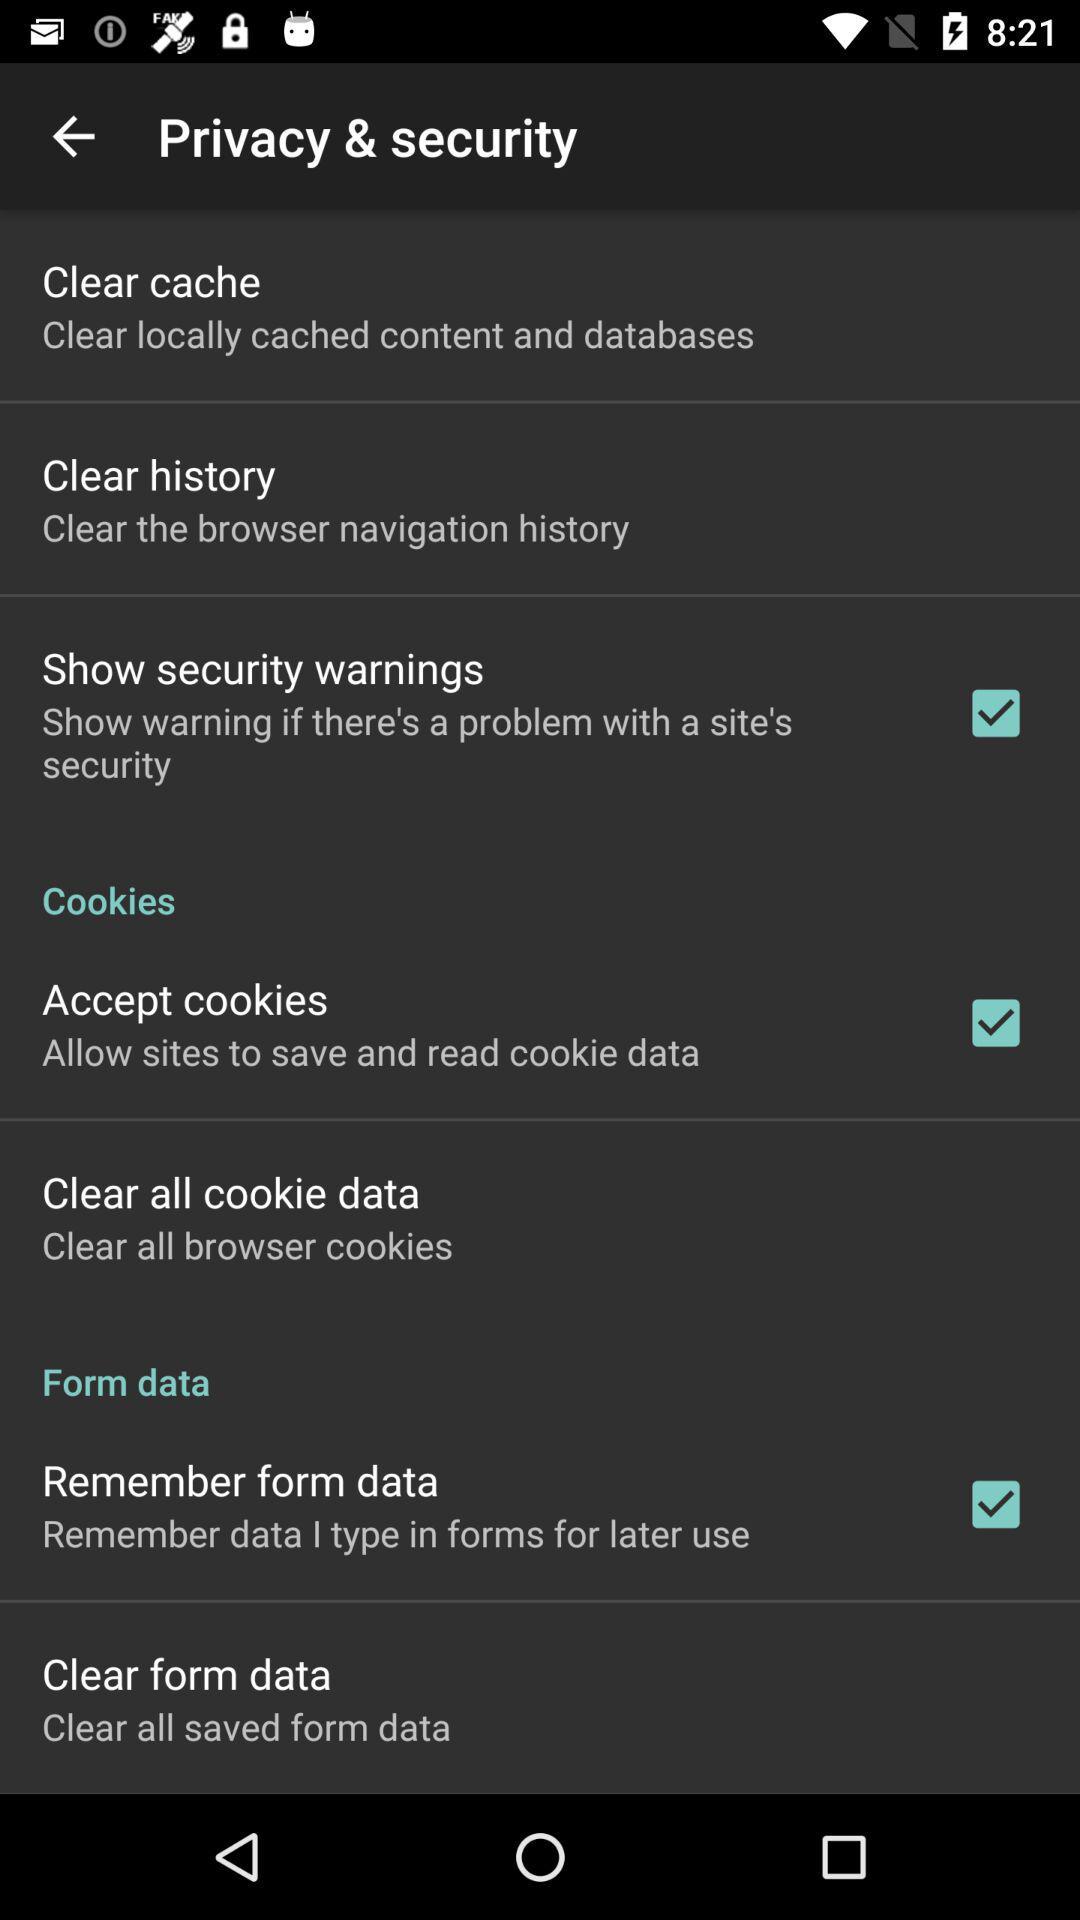 The height and width of the screenshot is (1920, 1080). What do you see at coordinates (398, 333) in the screenshot?
I see `icon below clear cache app` at bounding box center [398, 333].